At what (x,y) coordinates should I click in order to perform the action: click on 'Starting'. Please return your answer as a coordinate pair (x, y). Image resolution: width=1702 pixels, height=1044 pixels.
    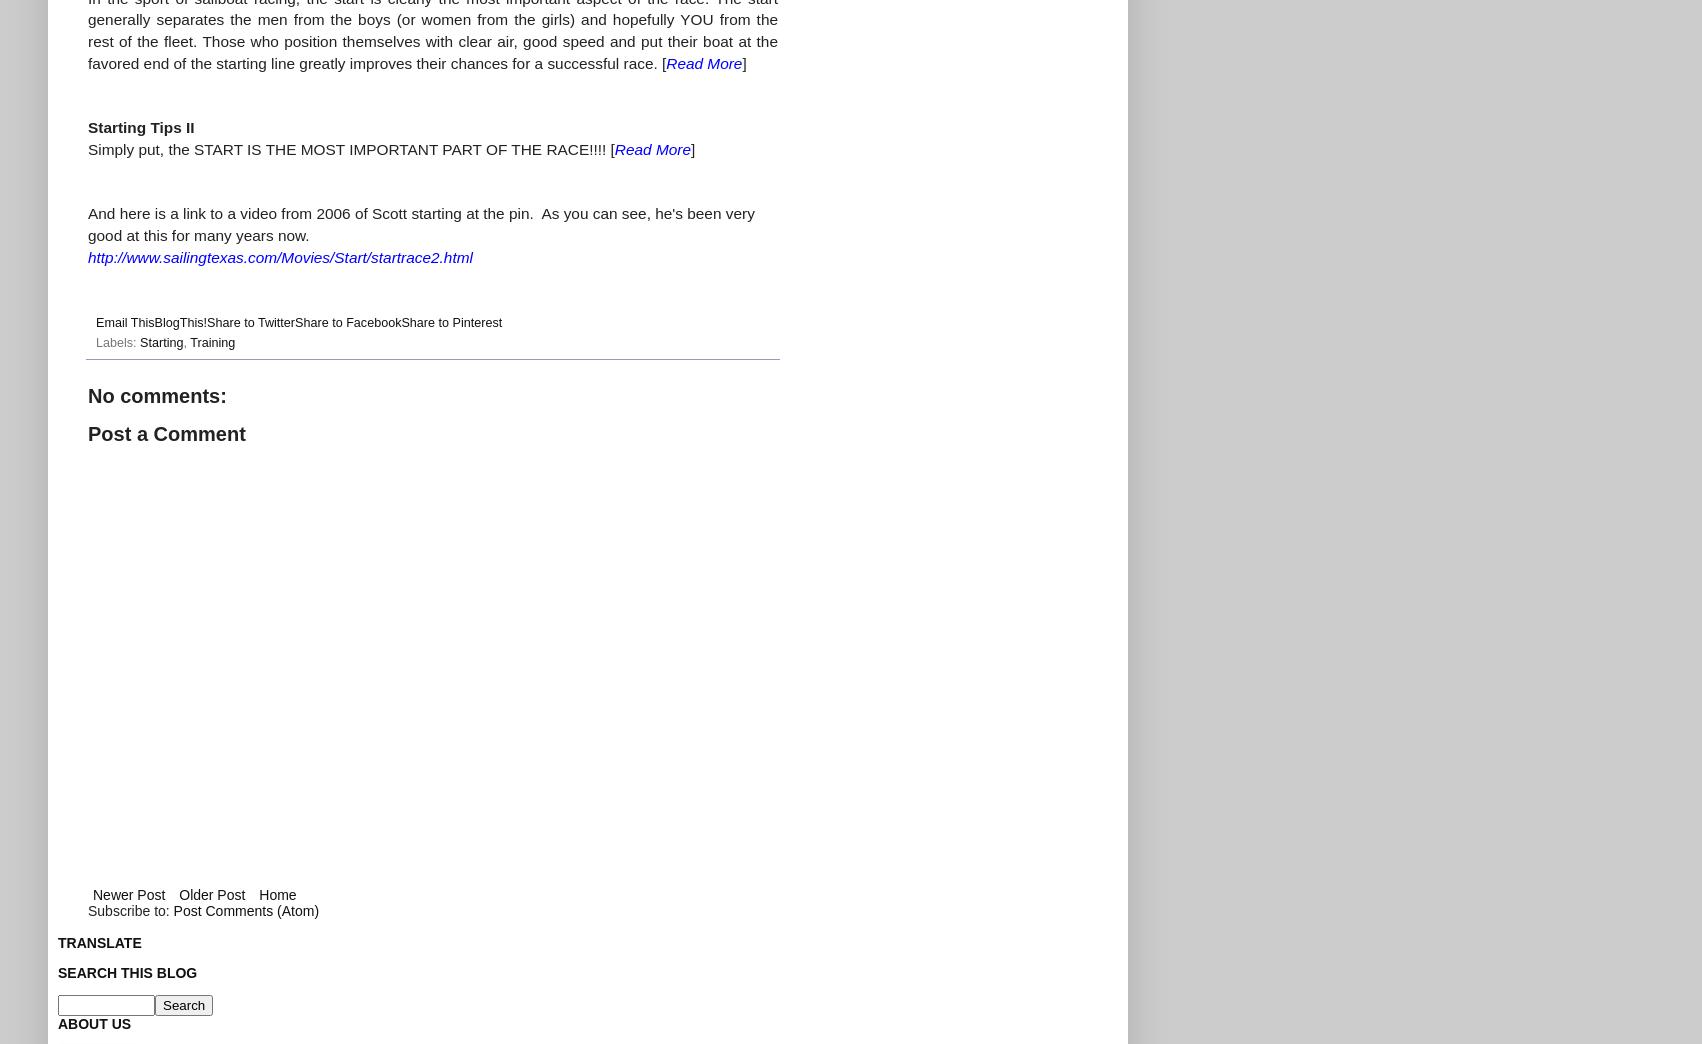
    Looking at the image, I should click on (160, 342).